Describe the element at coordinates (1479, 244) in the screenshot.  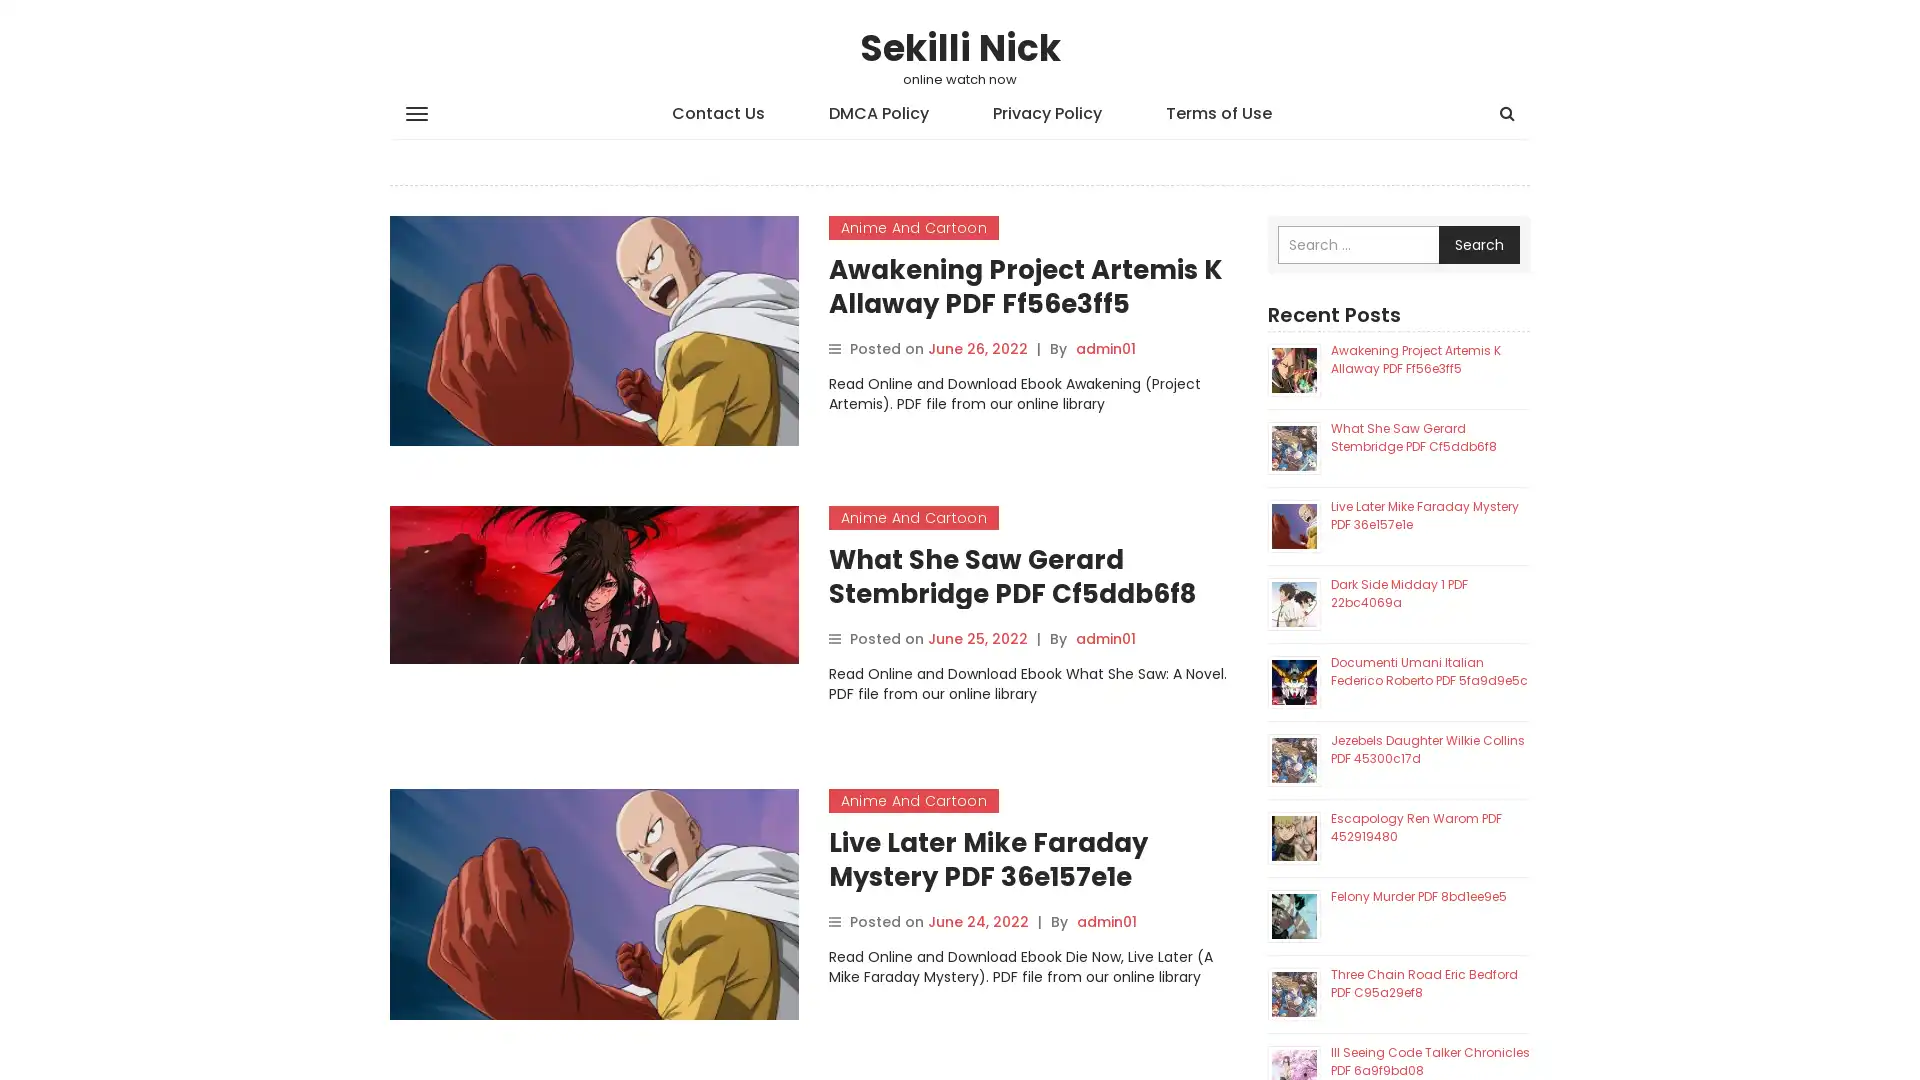
I see `Search` at that location.